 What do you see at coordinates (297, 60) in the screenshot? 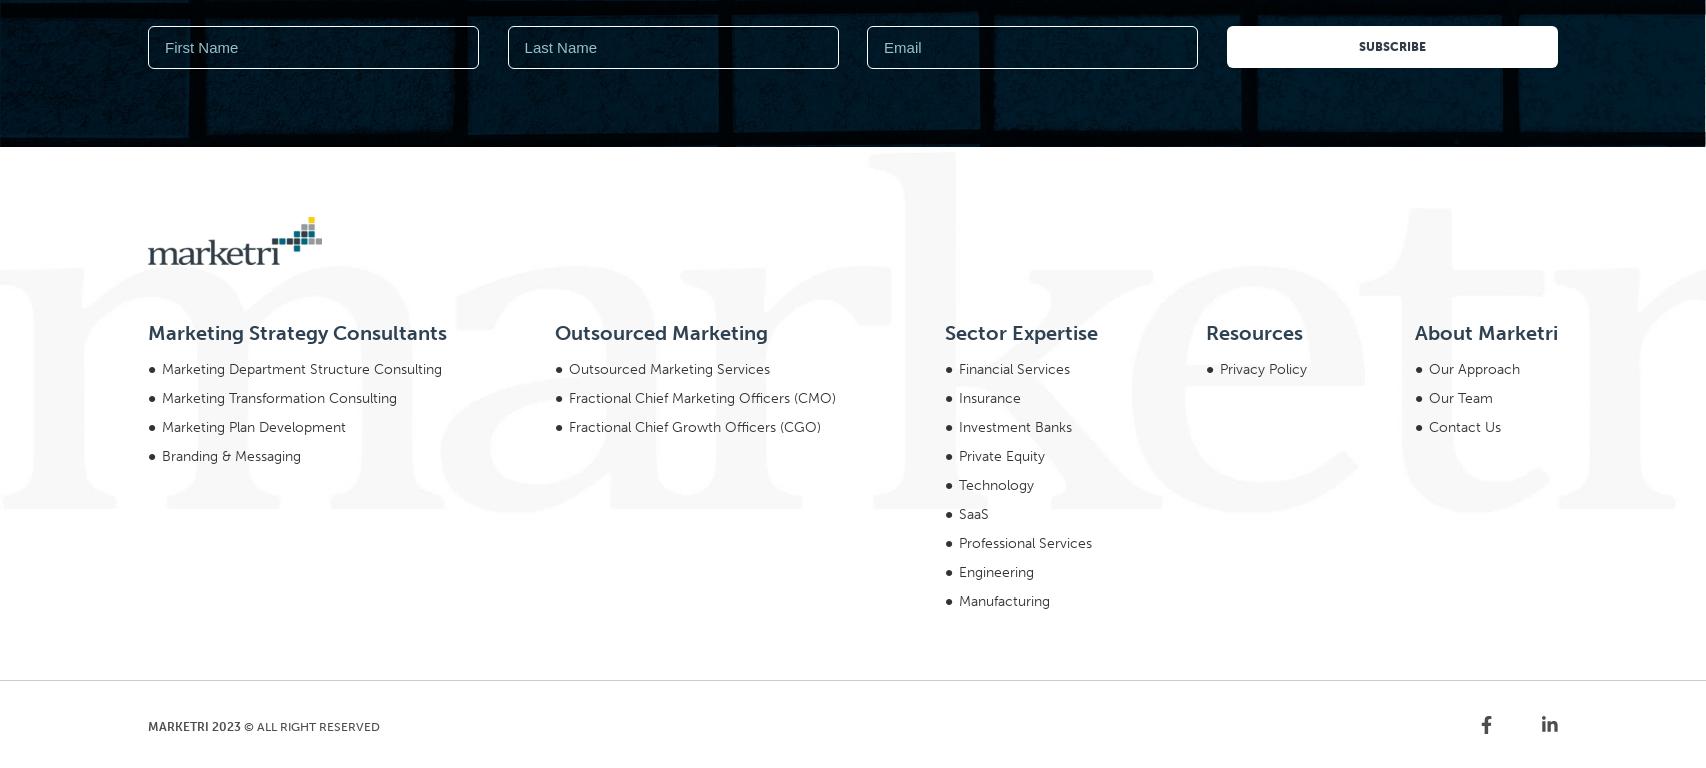
I see `'Marketing Strategy Consultants'` at bounding box center [297, 60].